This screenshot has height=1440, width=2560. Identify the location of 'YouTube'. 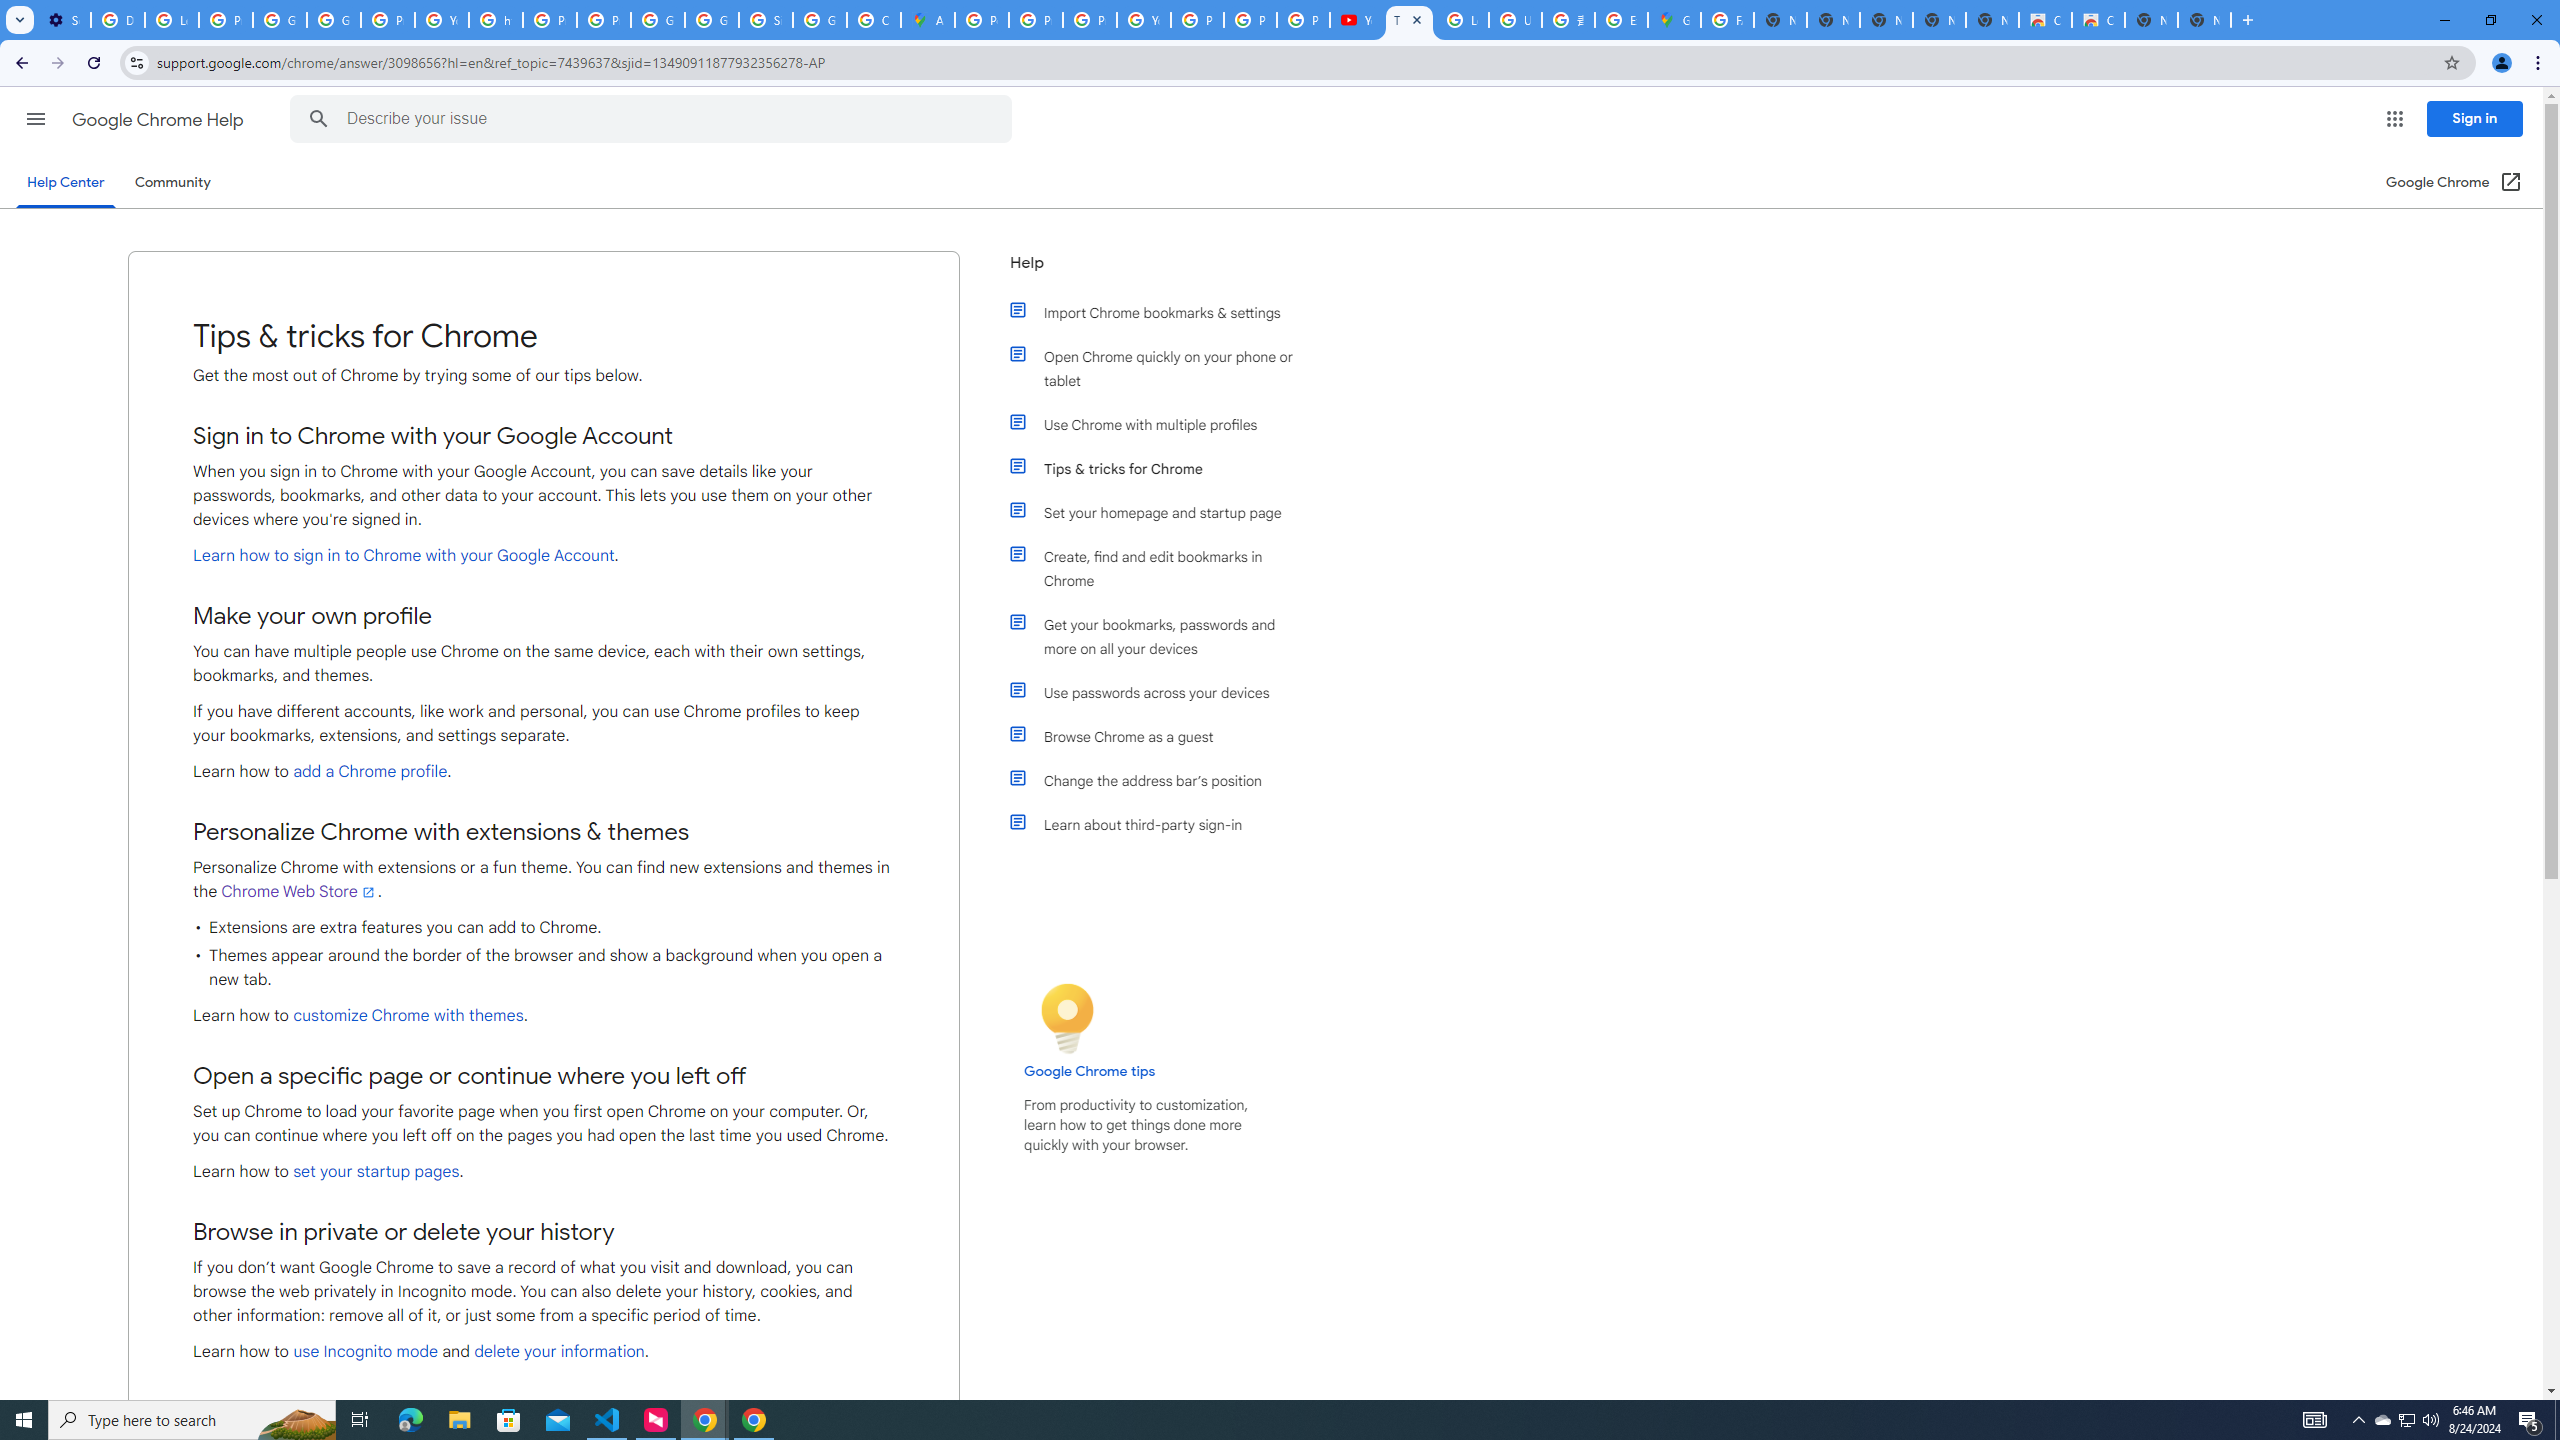
(1144, 19).